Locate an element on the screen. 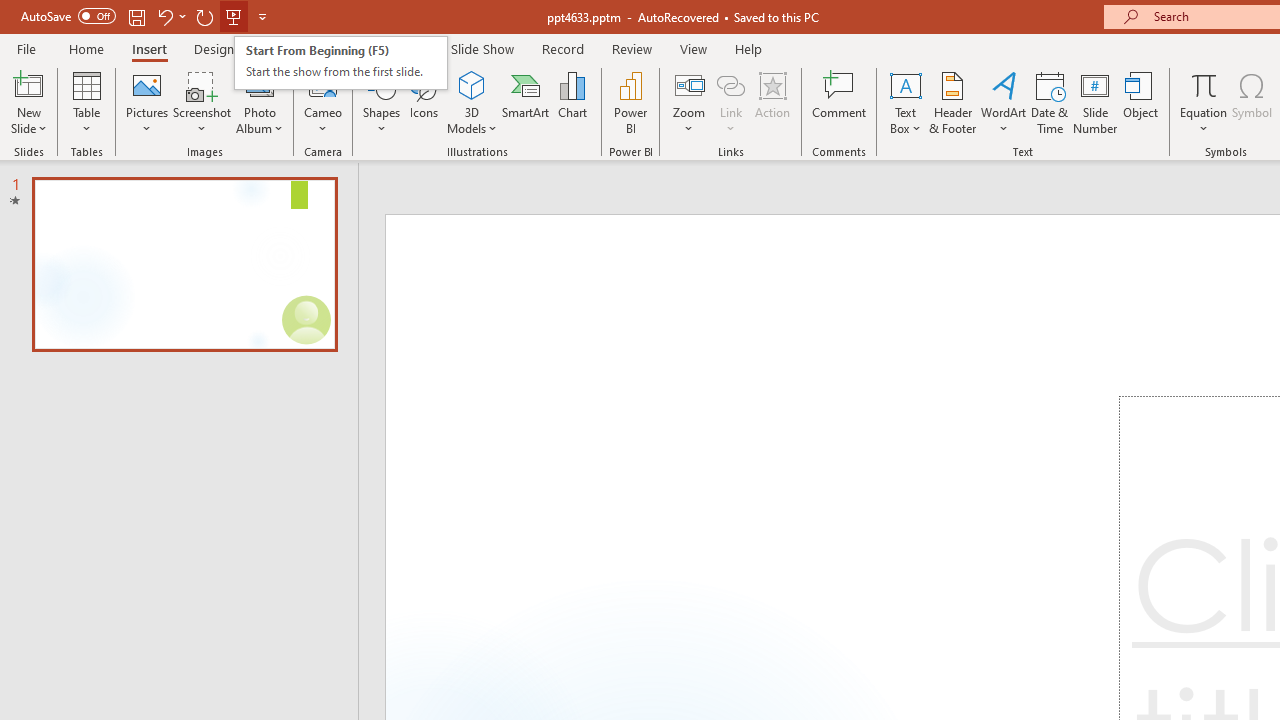 The image size is (1280, 720). 'Table' is located at coordinates (86, 103).